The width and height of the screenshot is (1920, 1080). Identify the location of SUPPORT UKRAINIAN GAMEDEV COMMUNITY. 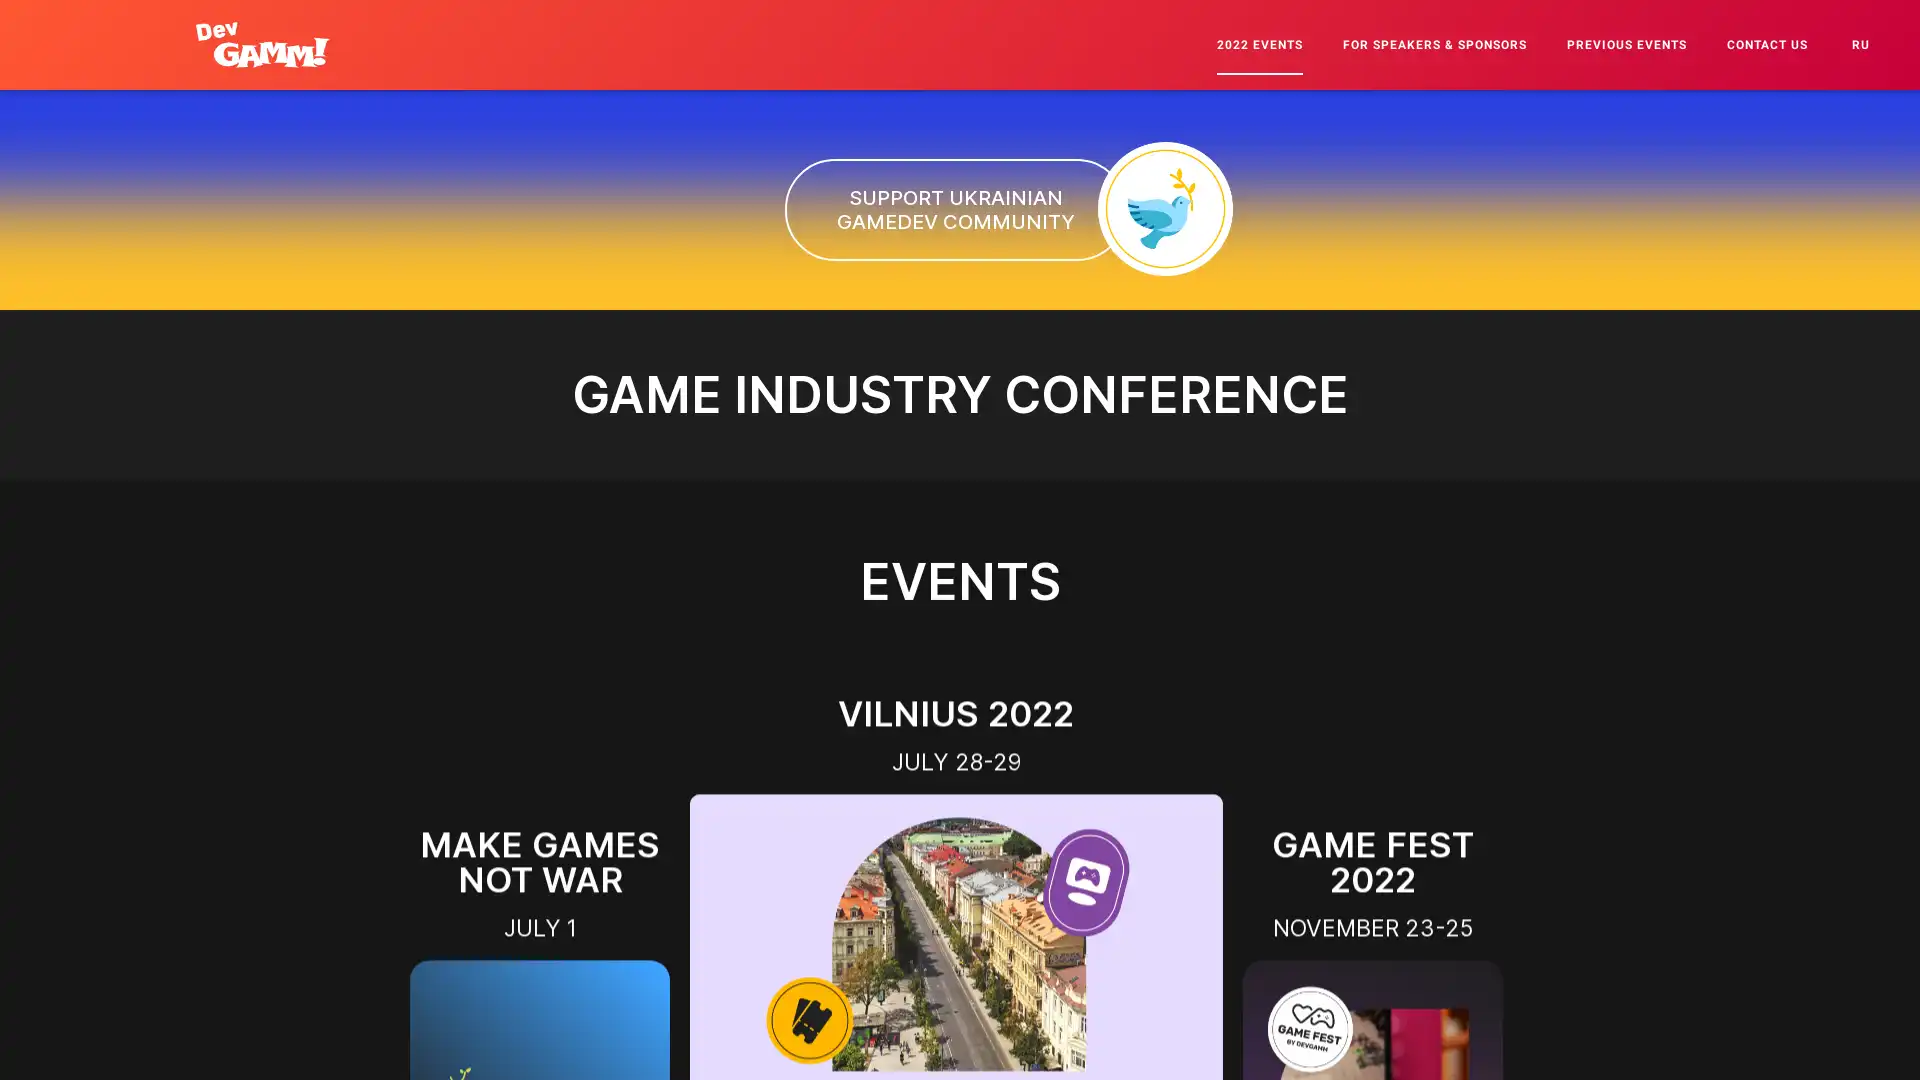
(954, 209).